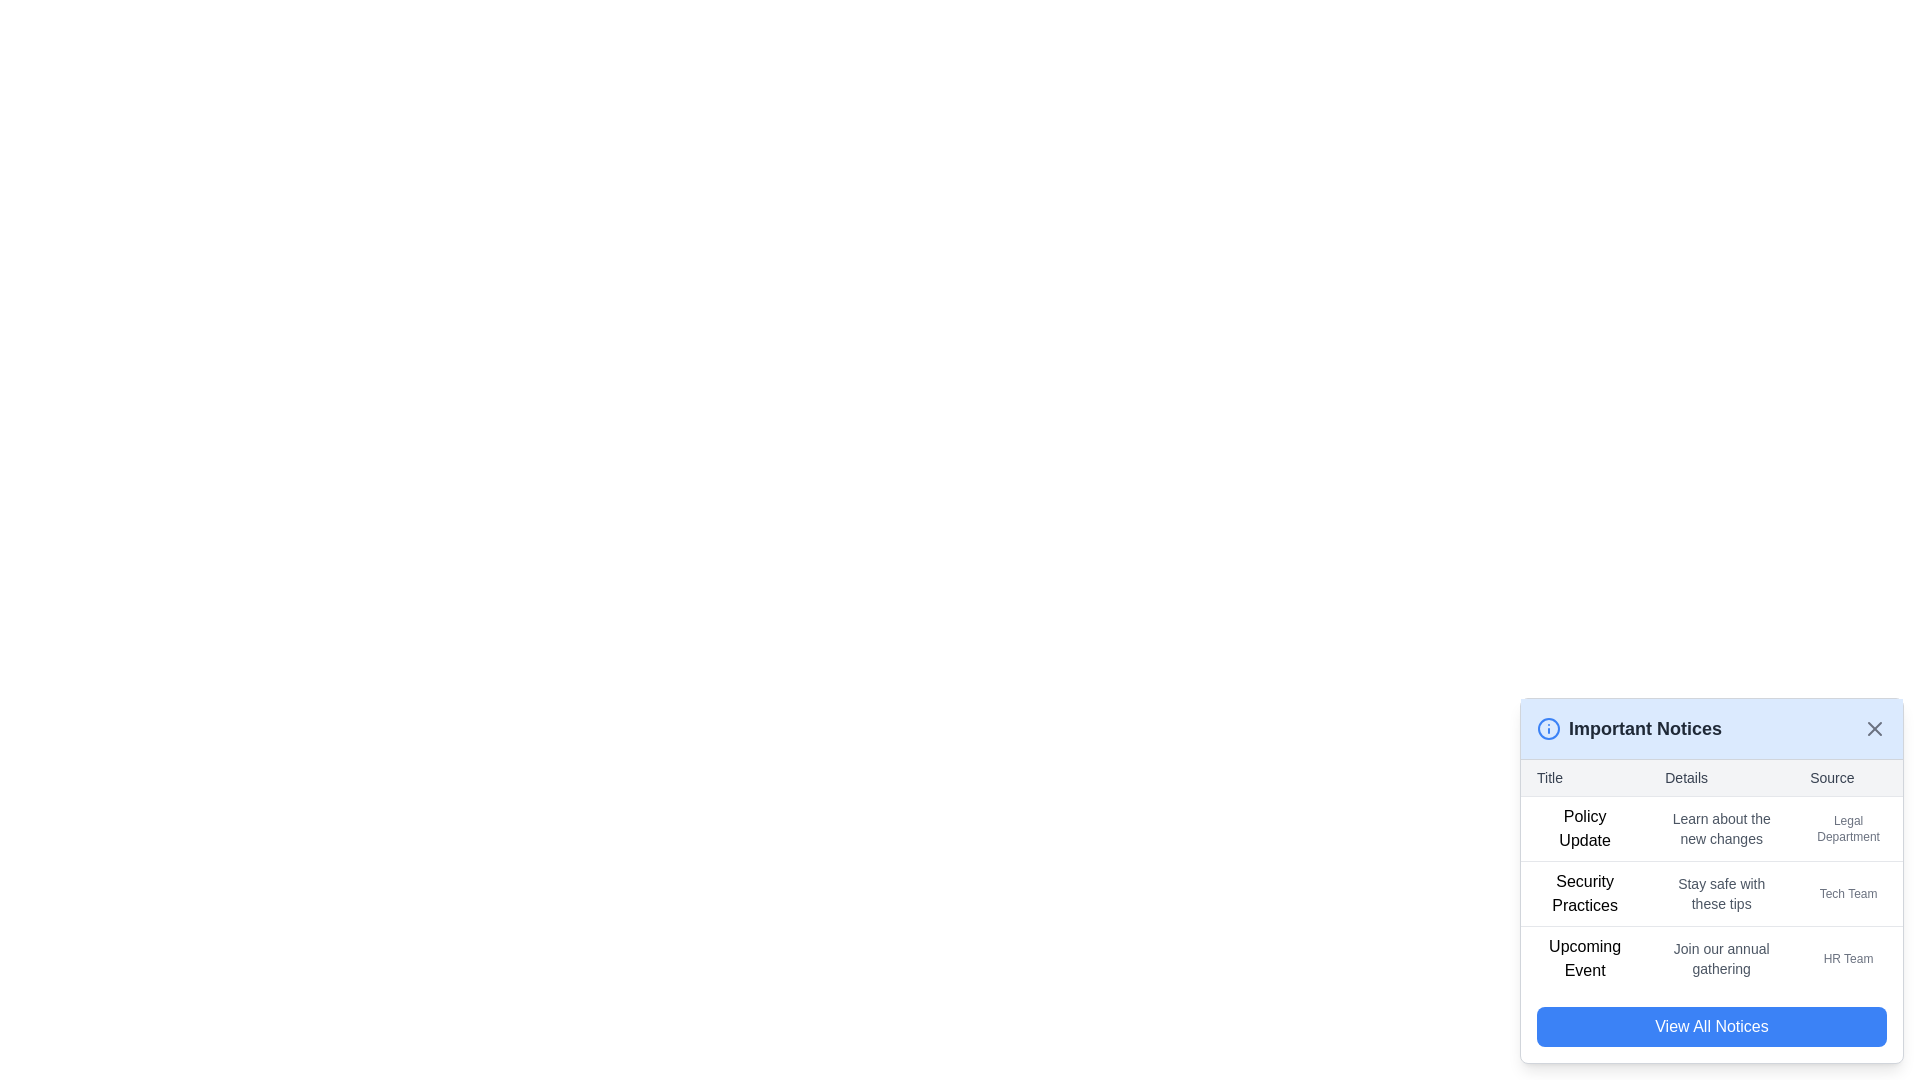  What do you see at coordinates (1847, 829) in the screenshot?
I see `the text label that says 'Legal Department' located in the 'Source' column of the table in the 'Important Notices' section, specifically in the first row corresponding to the 'Policy Update' entry` at bounding box center [1847, 829].